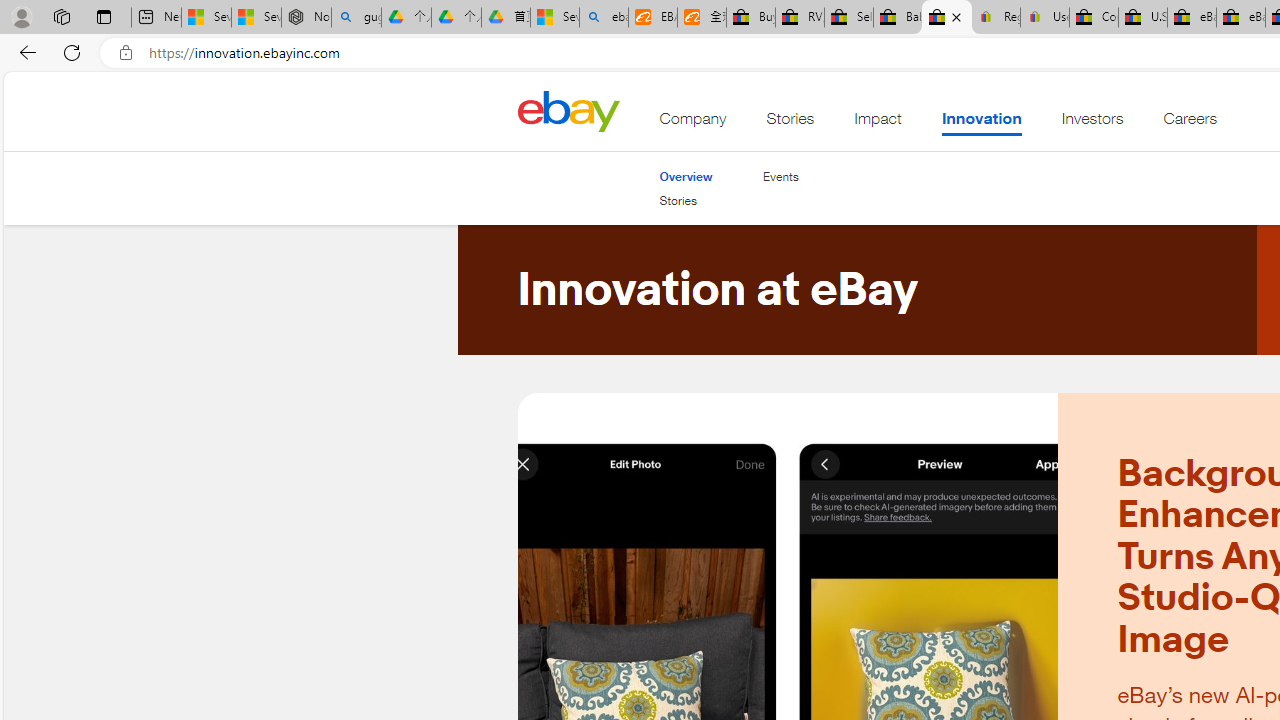 This screenshot has height=720, width=1280. Describe the element at coordinates (995, 17) in the screenshot. I see `'Register: Create a personal eBay account'` at that location.